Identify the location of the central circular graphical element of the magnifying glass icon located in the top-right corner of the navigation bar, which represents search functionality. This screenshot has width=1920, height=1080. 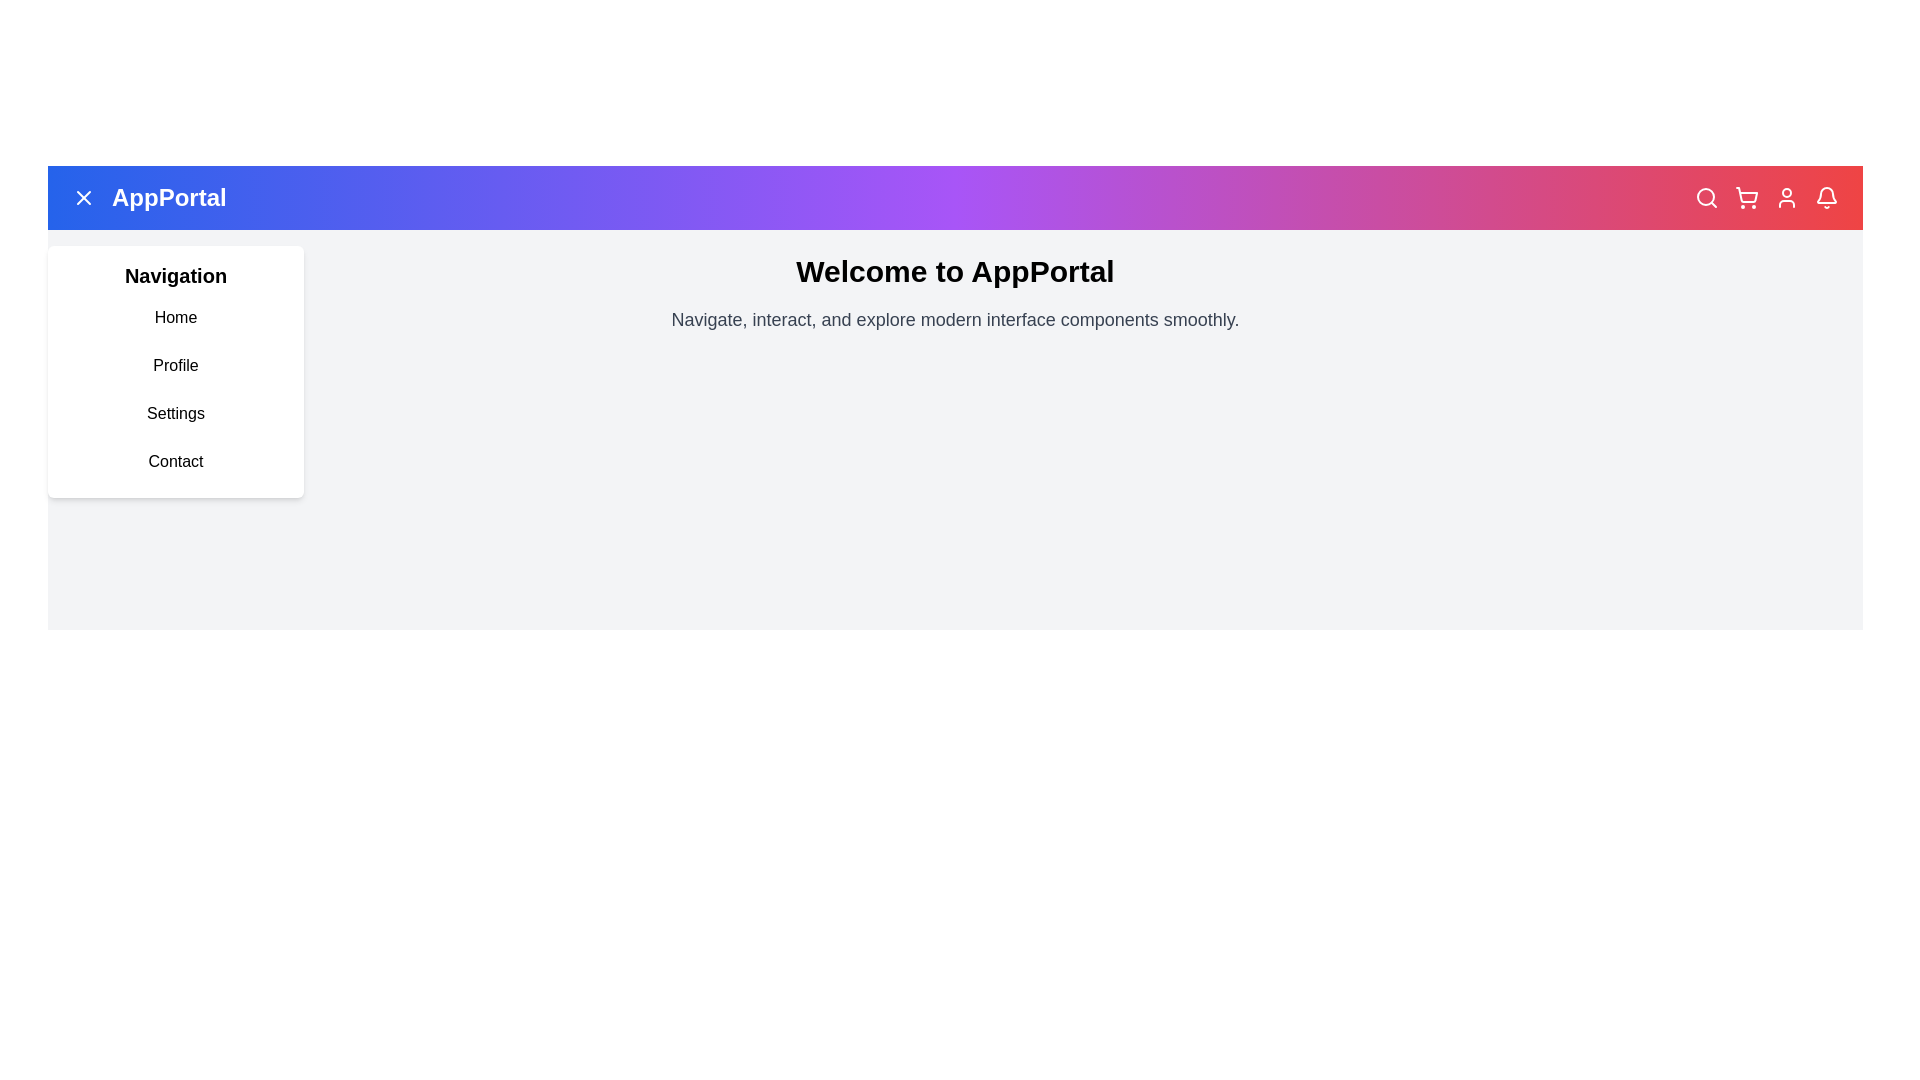
(1704, 196).